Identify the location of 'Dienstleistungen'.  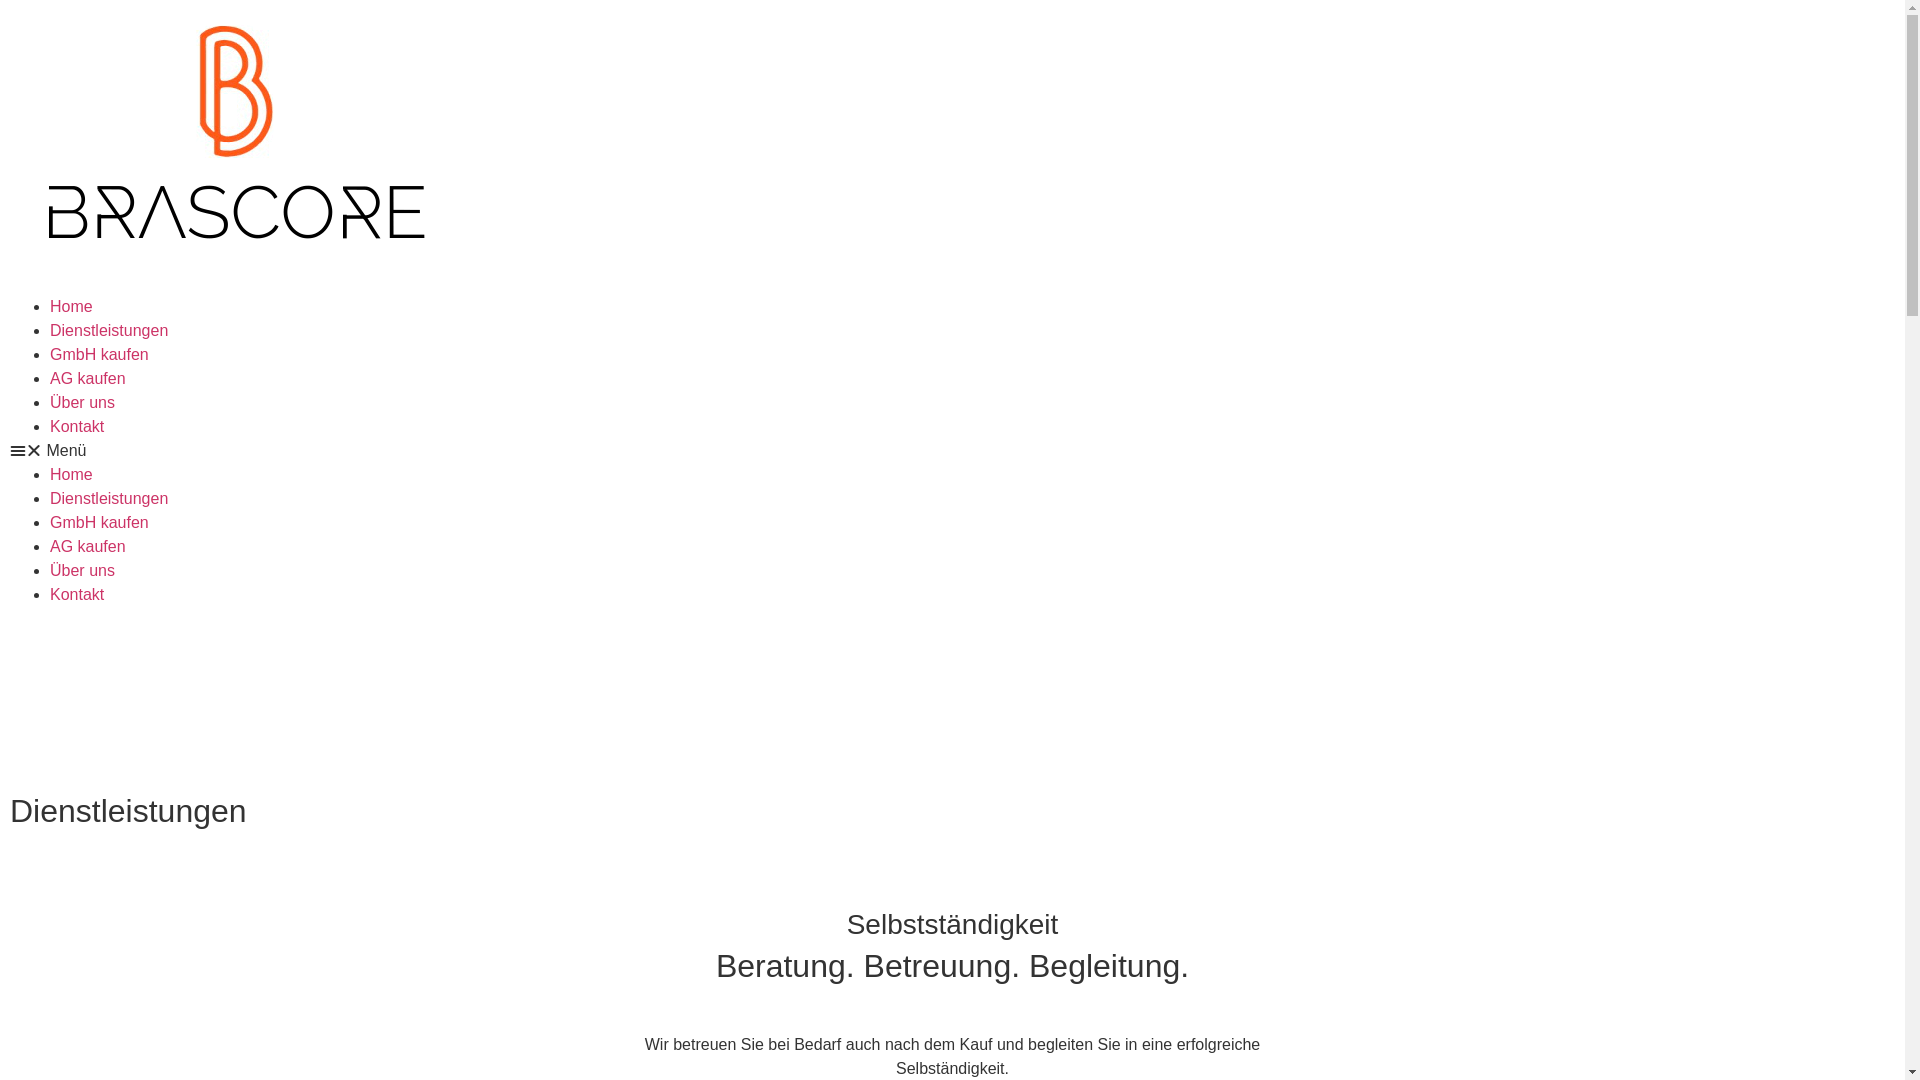
(108, 329).